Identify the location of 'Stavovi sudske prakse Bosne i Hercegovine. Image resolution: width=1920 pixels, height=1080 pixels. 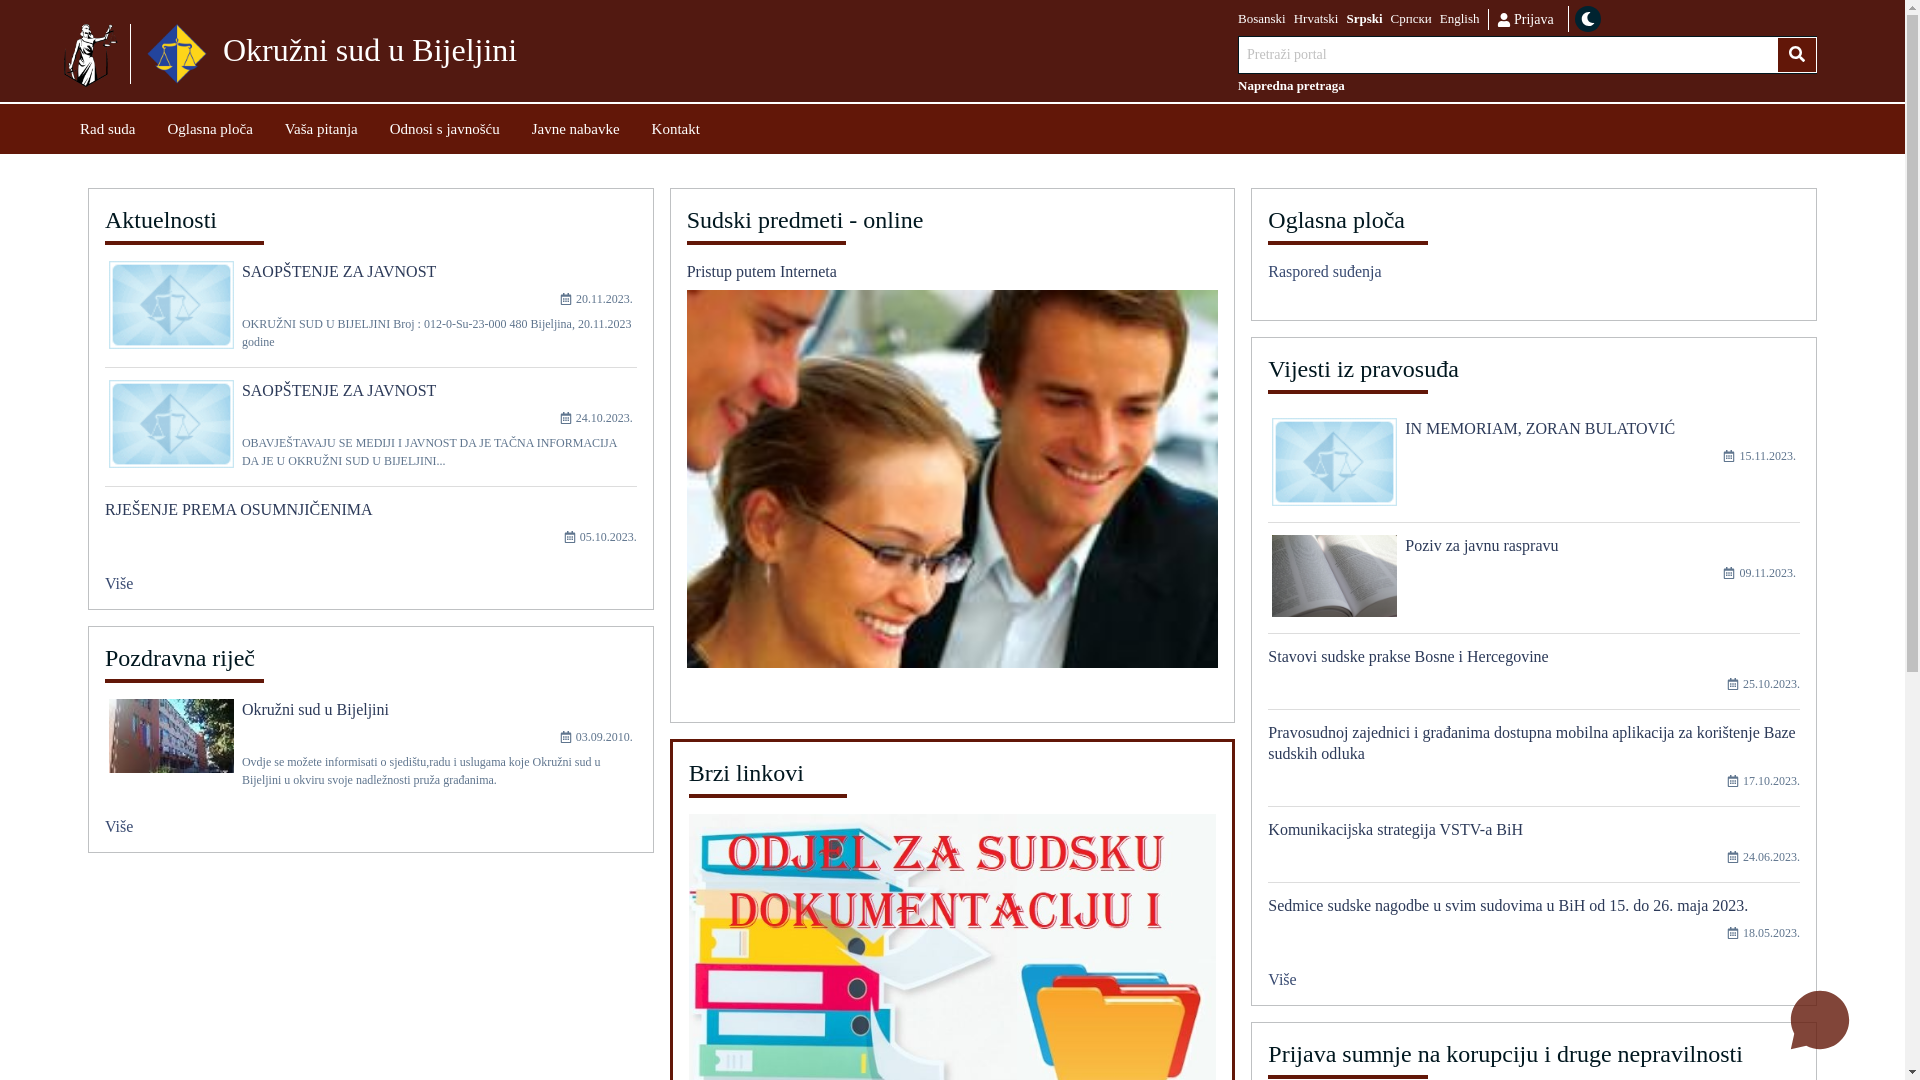
(1533, 677).